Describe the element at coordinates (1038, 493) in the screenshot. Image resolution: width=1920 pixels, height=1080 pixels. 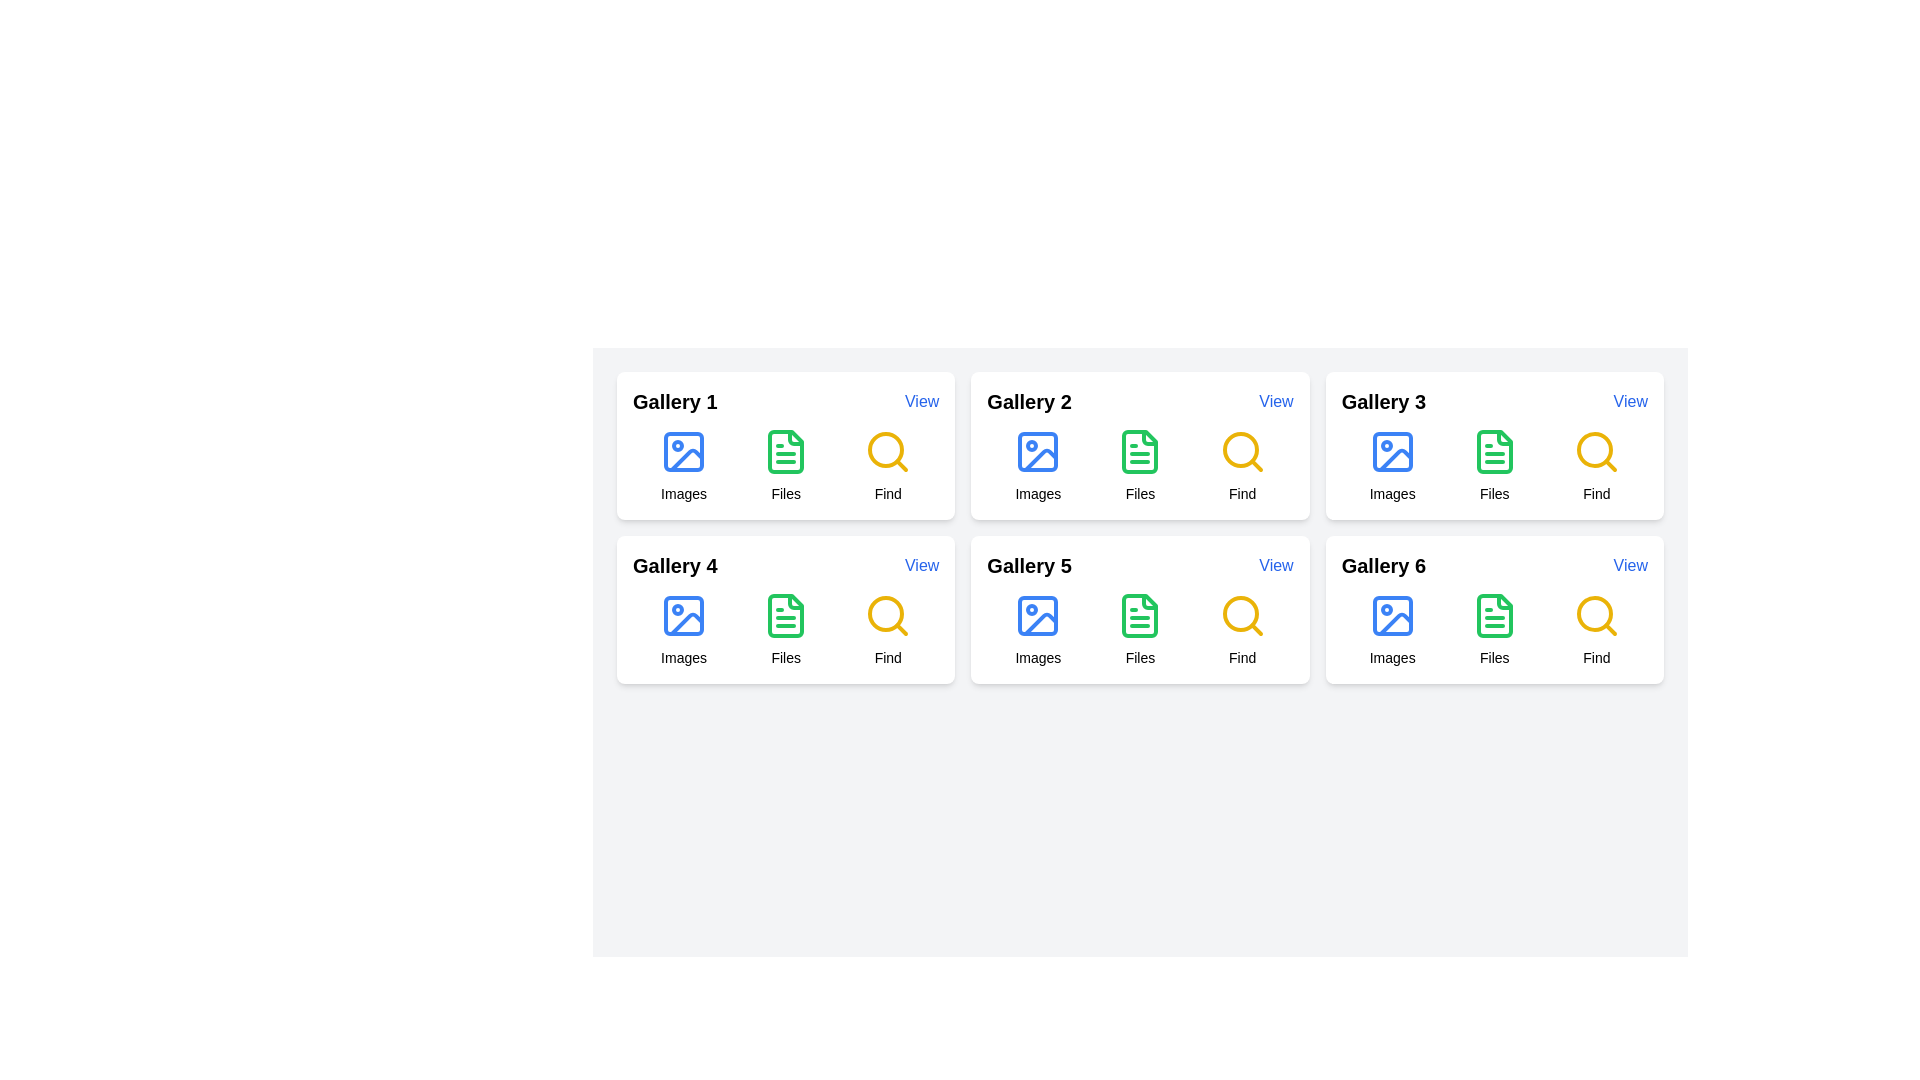
I see `text content of the label that reads 'Images' located within the 'Gallery 2' card, positioned below the image frame icon` at that location.